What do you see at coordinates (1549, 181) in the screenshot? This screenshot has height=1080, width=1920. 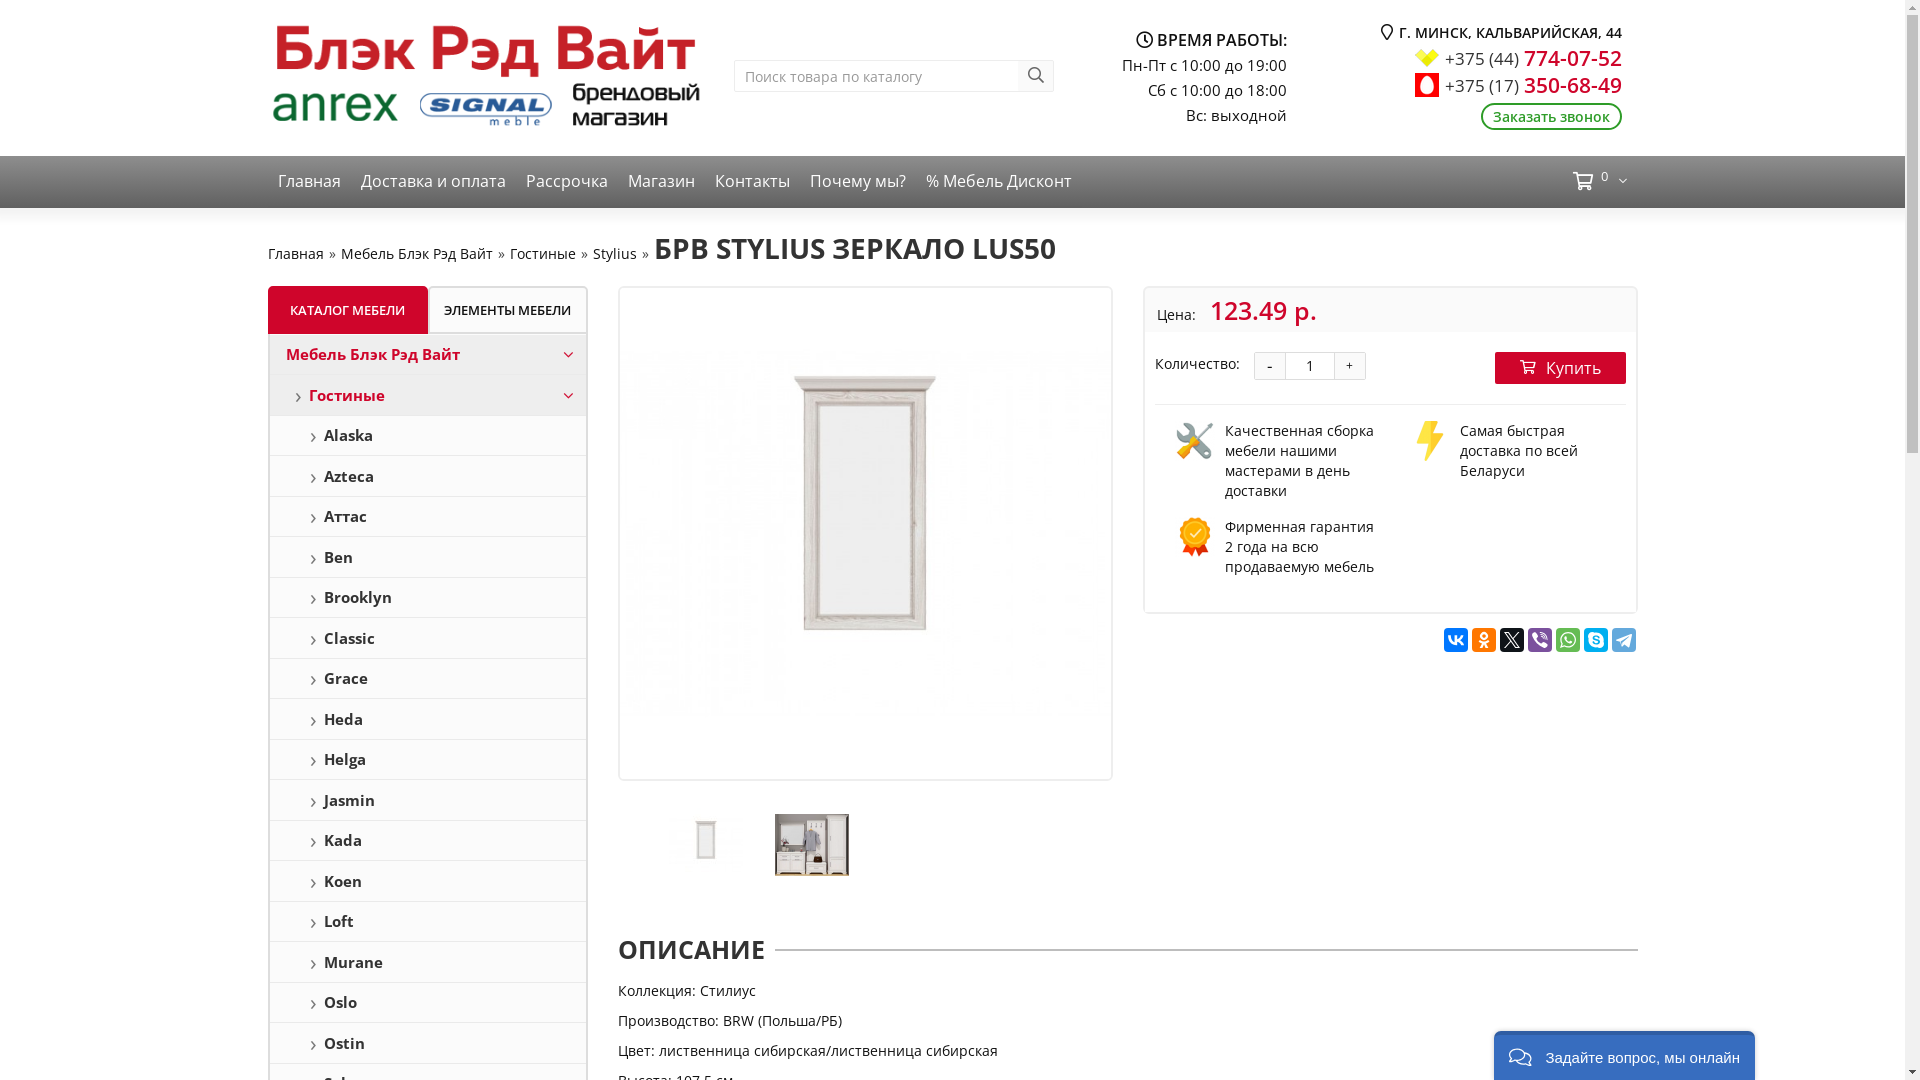 I see `'0'` at bounding box center [1549, 181].